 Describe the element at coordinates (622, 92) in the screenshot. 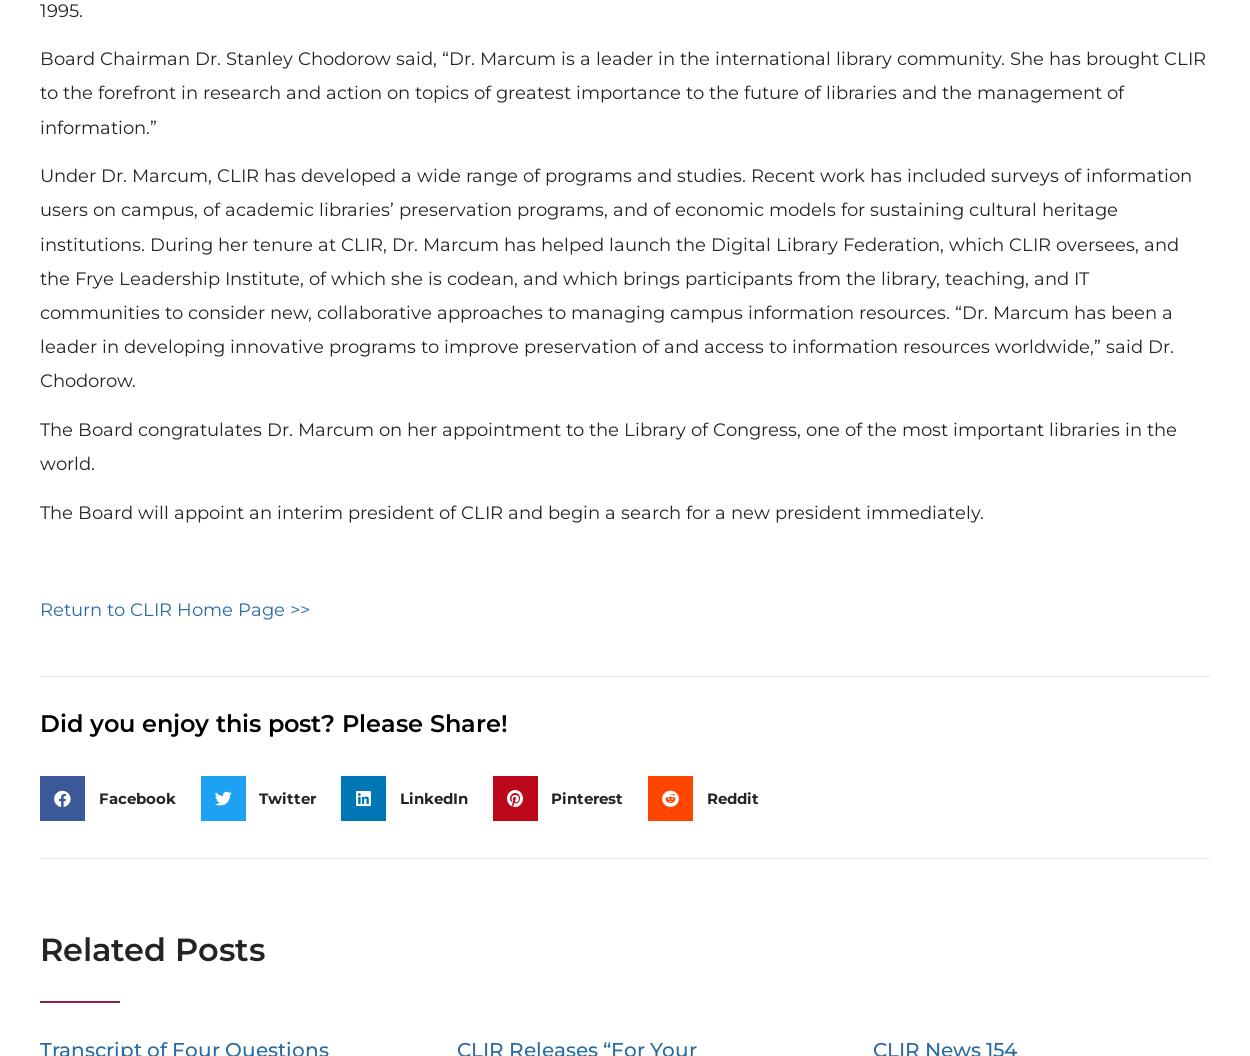

I see `'Board Chairman Dr. Stanley Chodorow said, “Dr. Marcum is a leader in the international library community. She has brought CLIR to the forefront in research and action on topics of greatest importance to the future of libraries and the management of information.”'` at that location.